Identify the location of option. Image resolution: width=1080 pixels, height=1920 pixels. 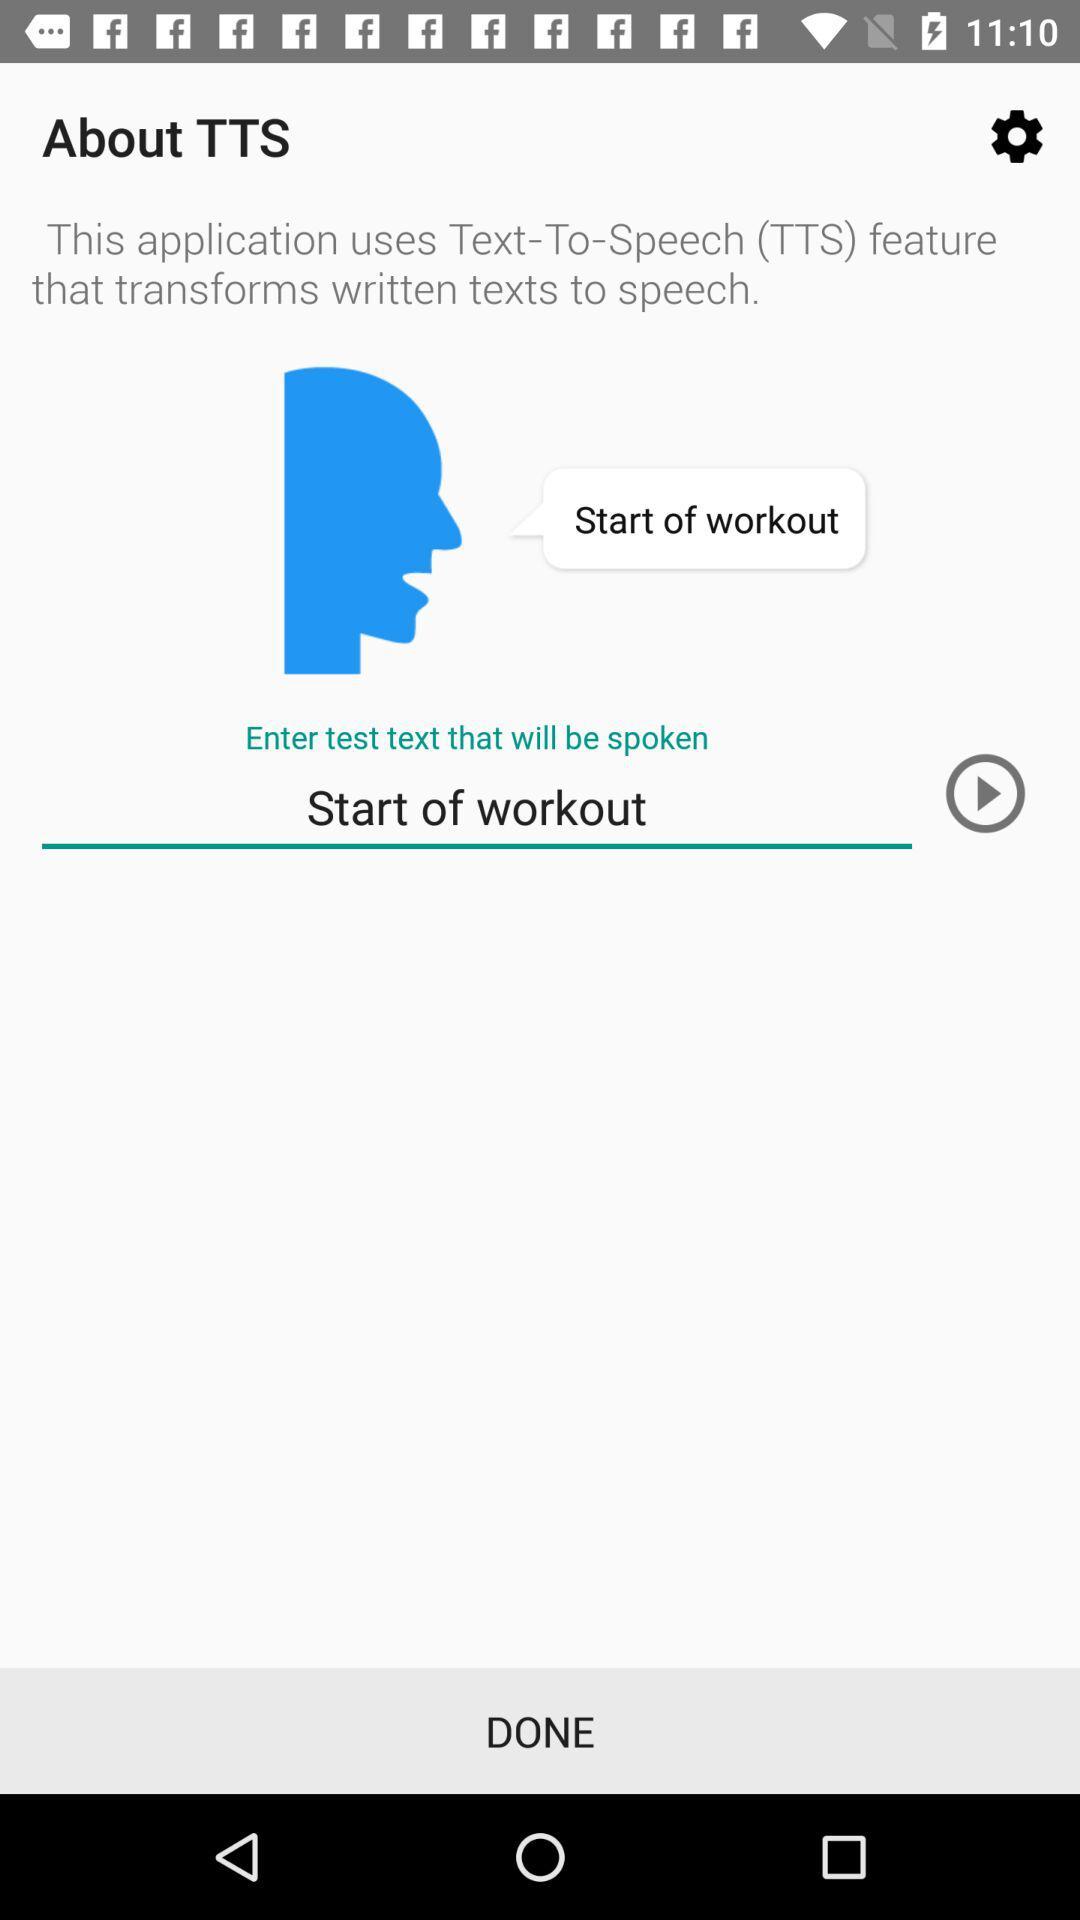
(984, 792).